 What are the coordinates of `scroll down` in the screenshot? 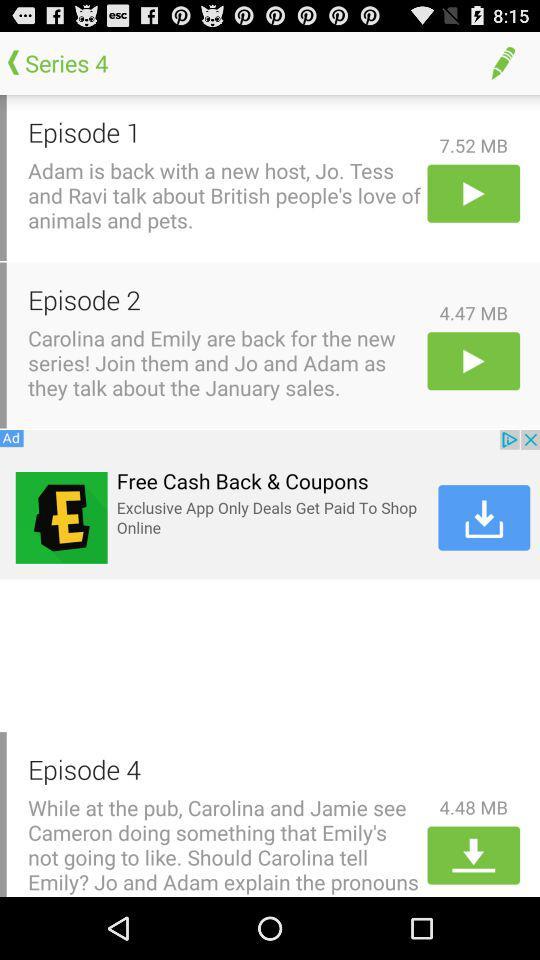 It's located at (472, 854).